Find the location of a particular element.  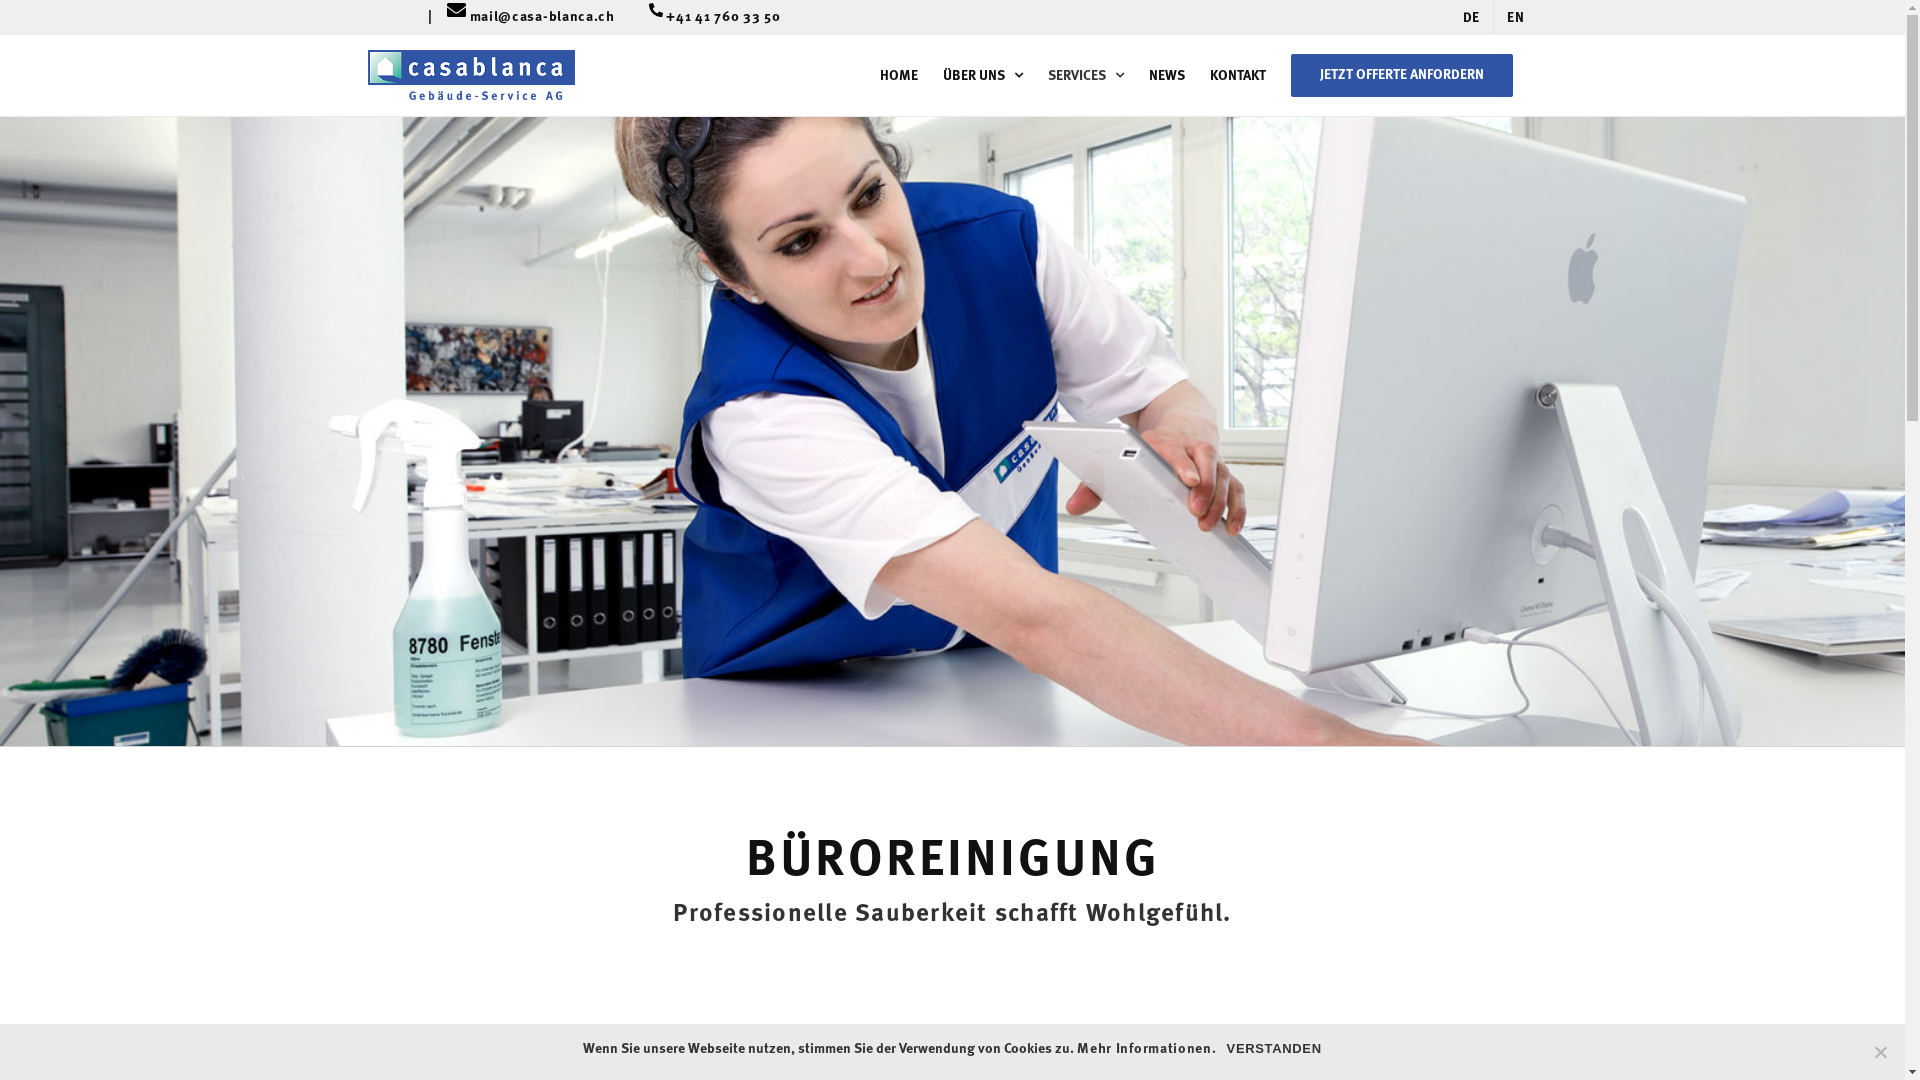

'EN' is located at coordinates (1515, 17).